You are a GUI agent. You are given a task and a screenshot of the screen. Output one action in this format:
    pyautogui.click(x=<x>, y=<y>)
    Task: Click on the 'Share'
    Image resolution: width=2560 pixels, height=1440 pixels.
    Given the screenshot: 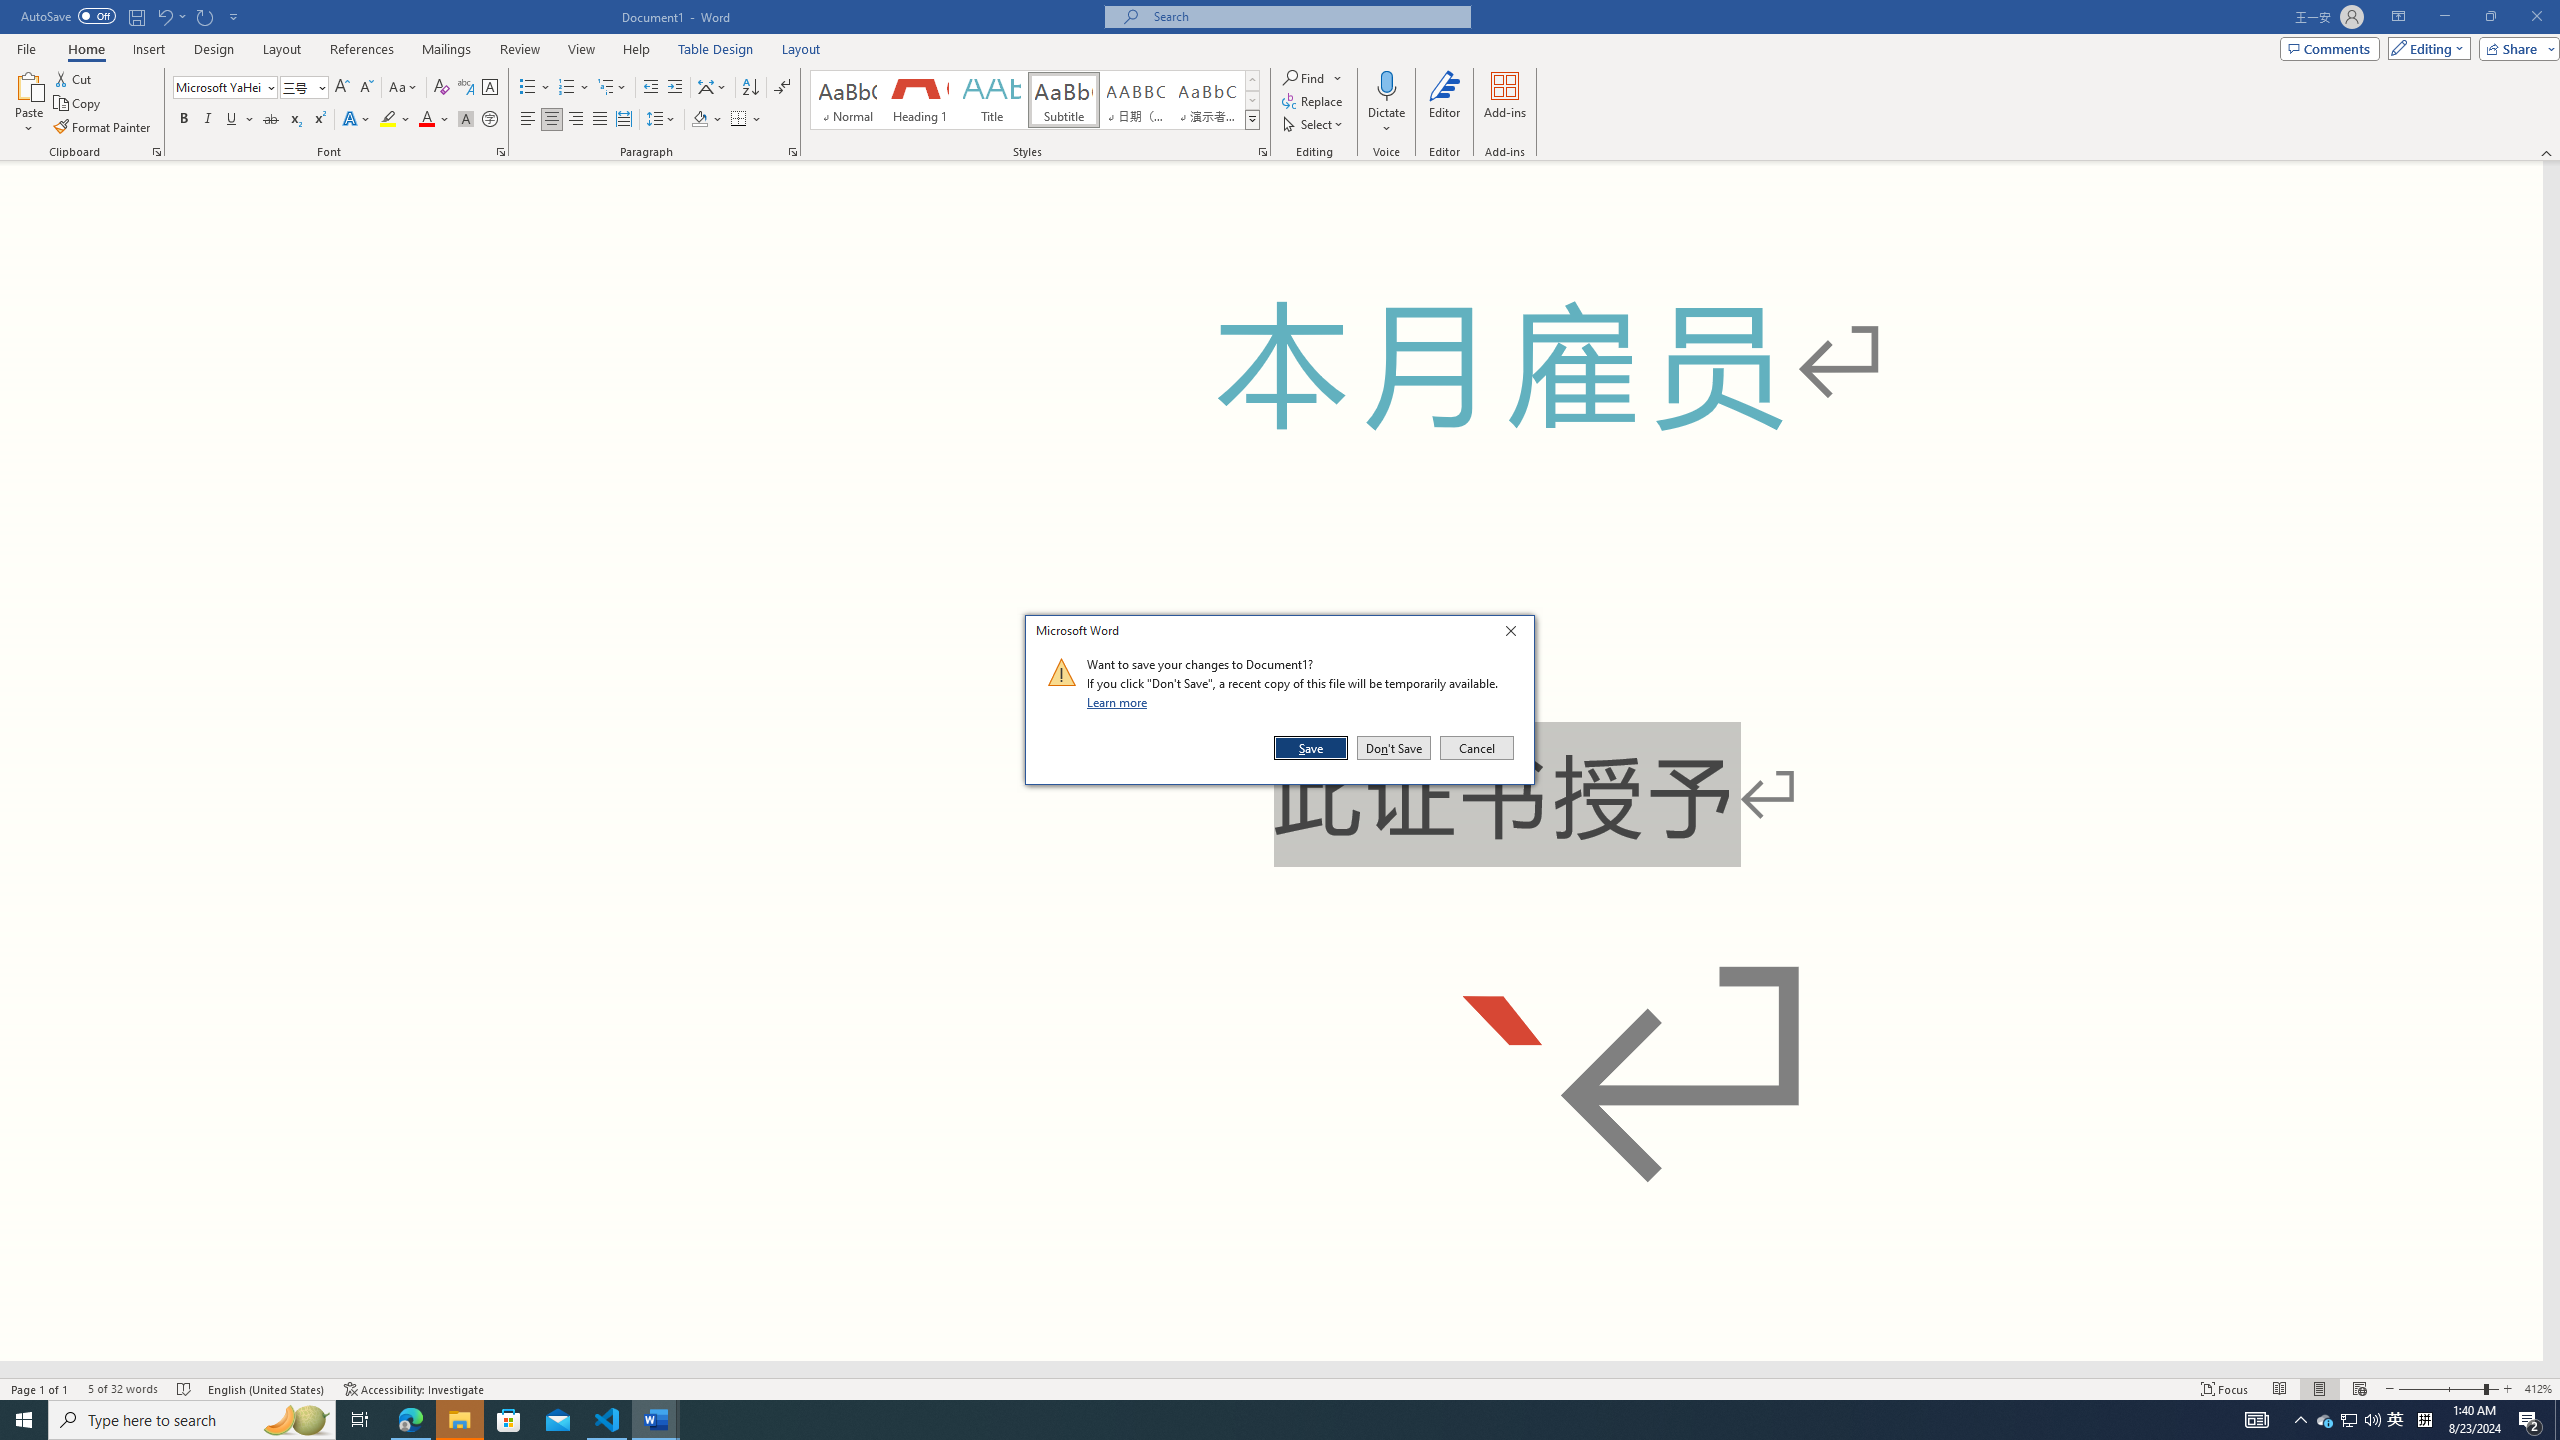 What is the action you would take?
    pyautogui.click(x=2515, y=47)
    